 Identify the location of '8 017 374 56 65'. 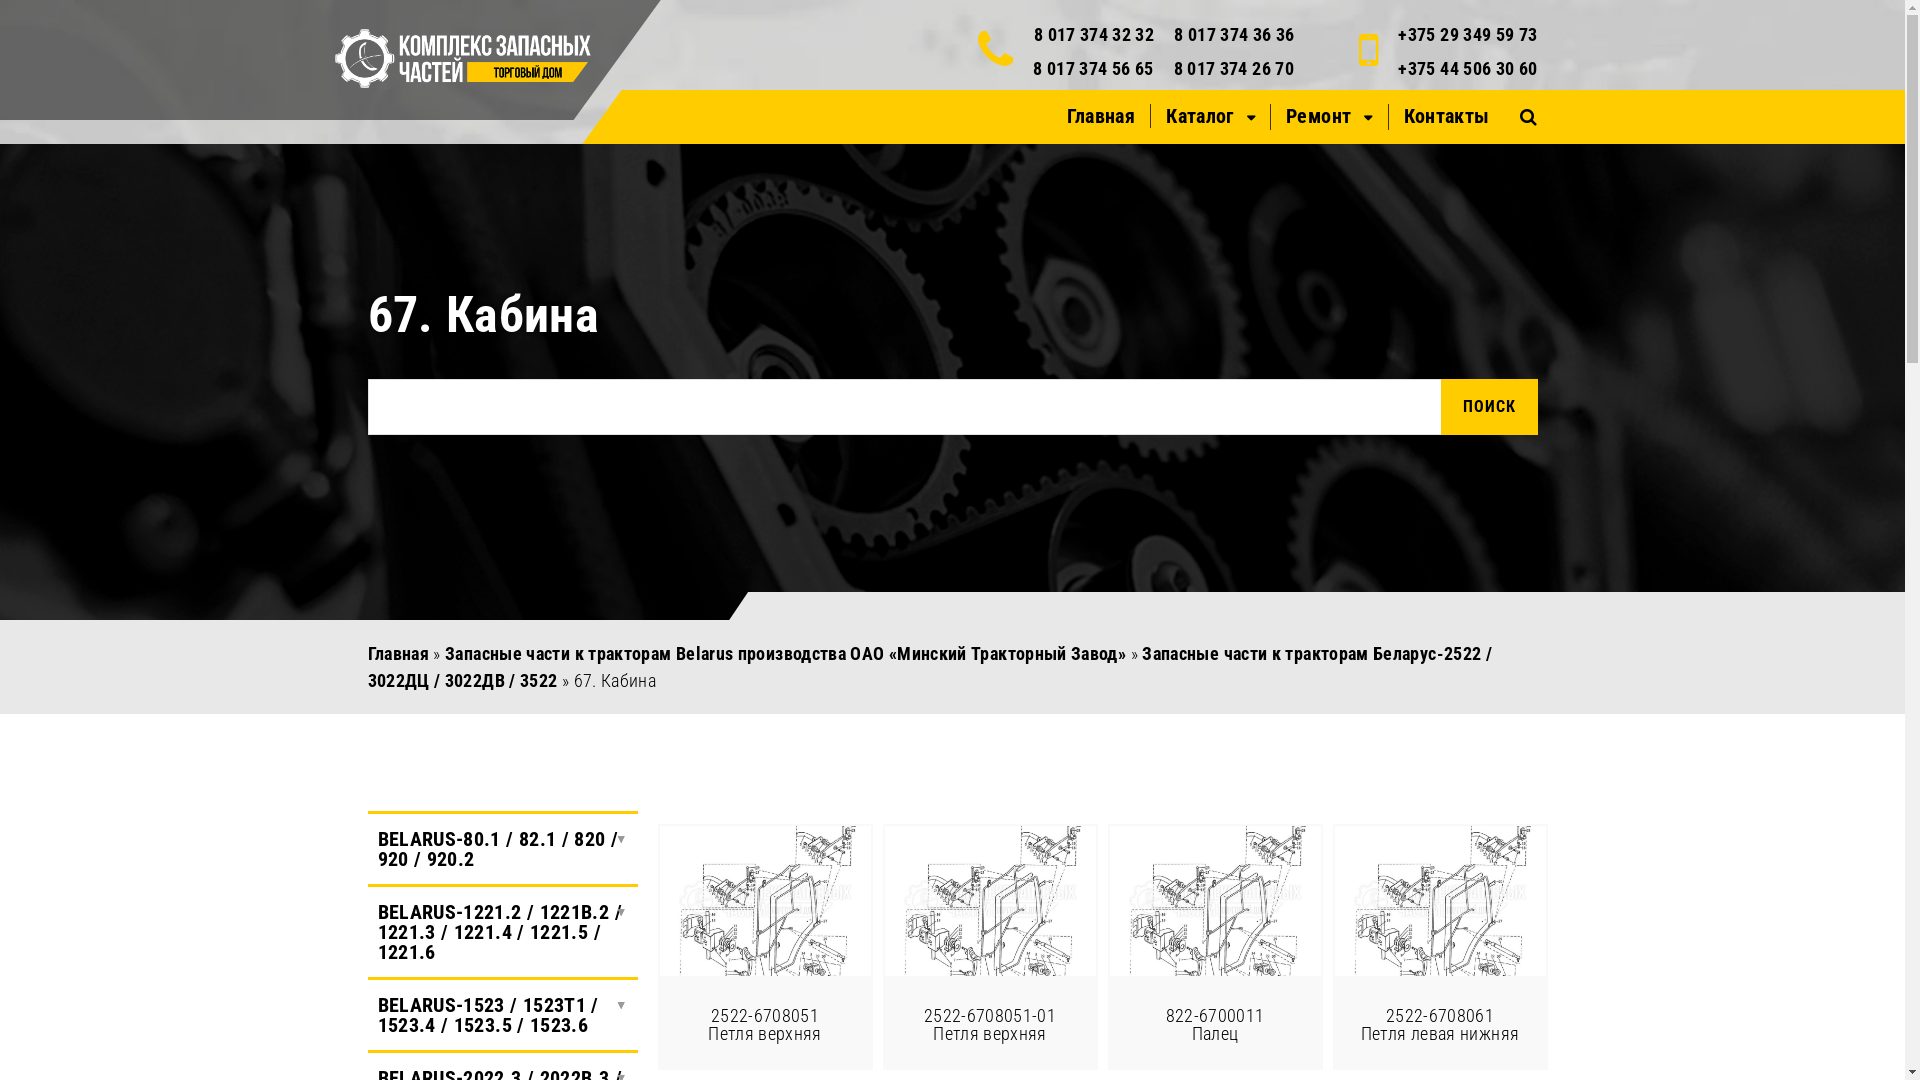
(1092, 67).